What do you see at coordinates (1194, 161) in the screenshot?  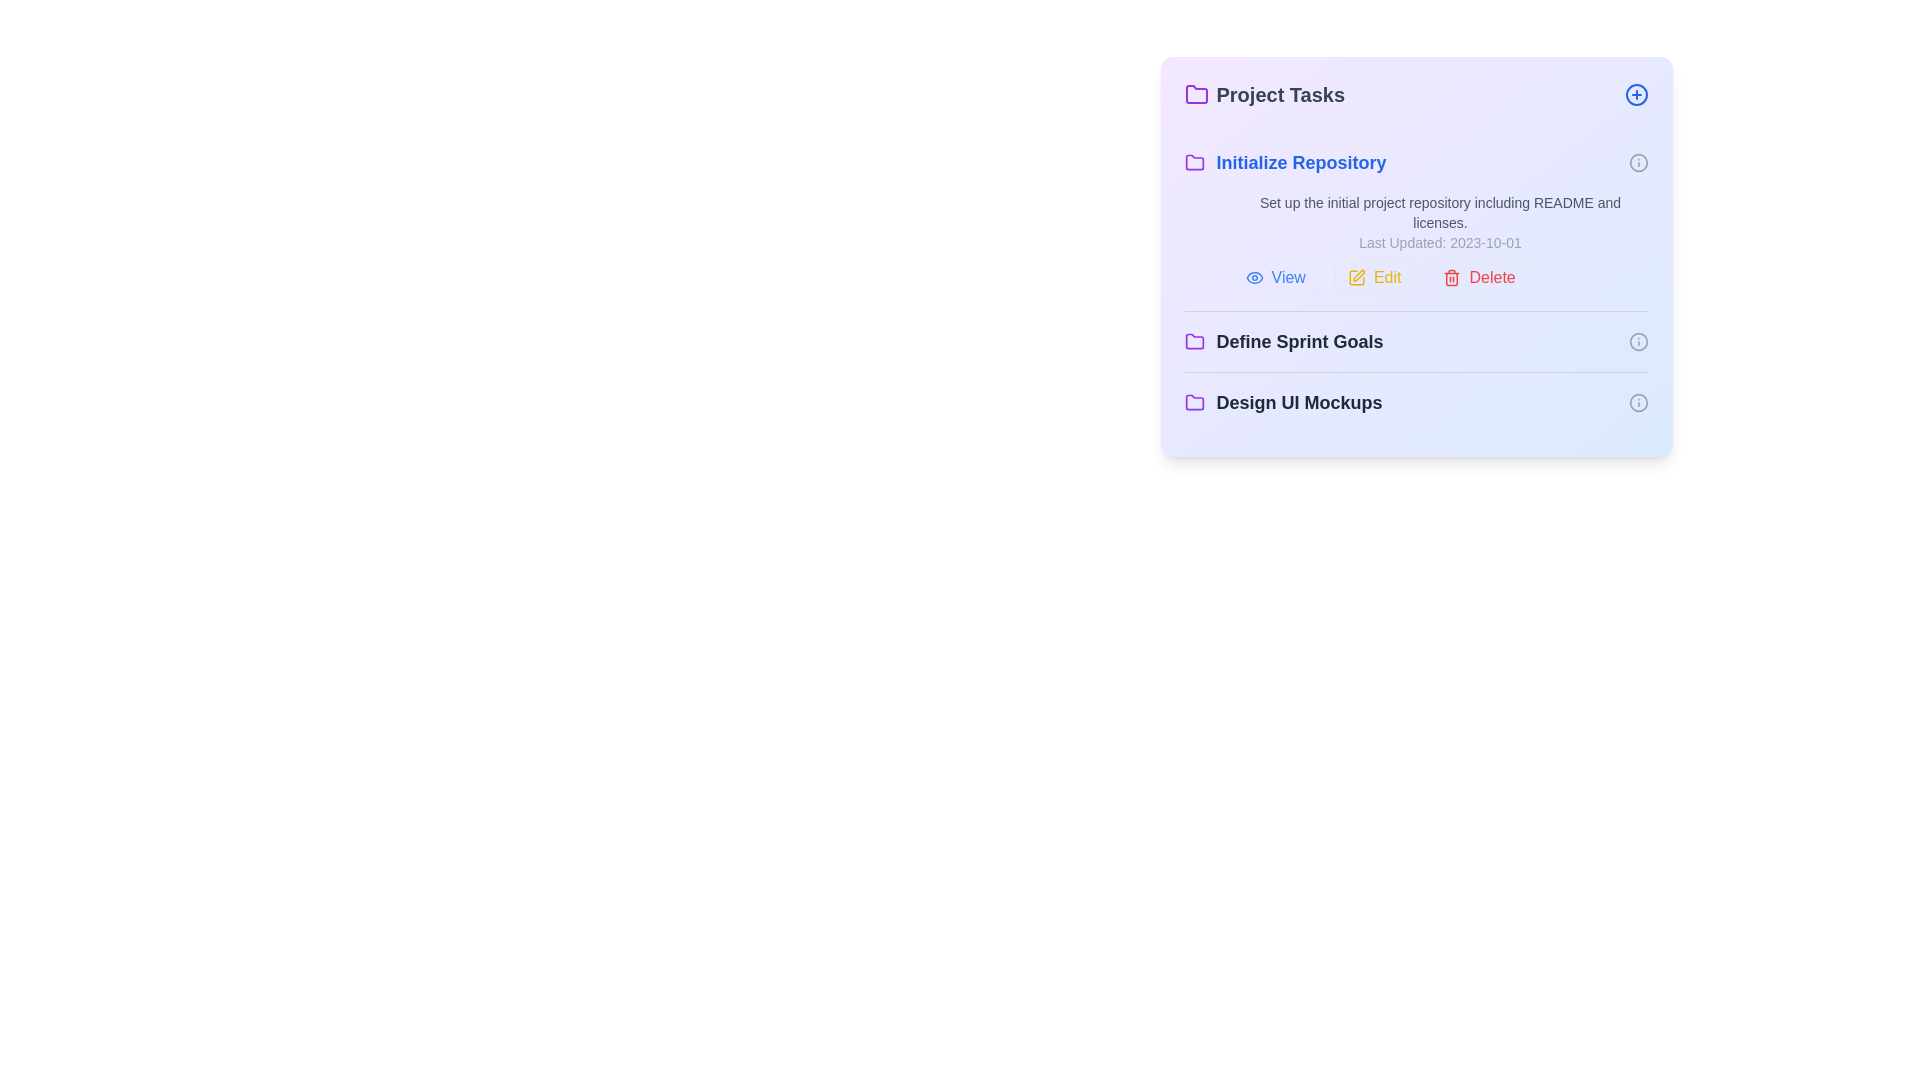 I see `the purple folder icon located to the left of the text 'Initialize Repository', which is the first item under the title 'Project Tasks'` at bounding box center [1194, 161].